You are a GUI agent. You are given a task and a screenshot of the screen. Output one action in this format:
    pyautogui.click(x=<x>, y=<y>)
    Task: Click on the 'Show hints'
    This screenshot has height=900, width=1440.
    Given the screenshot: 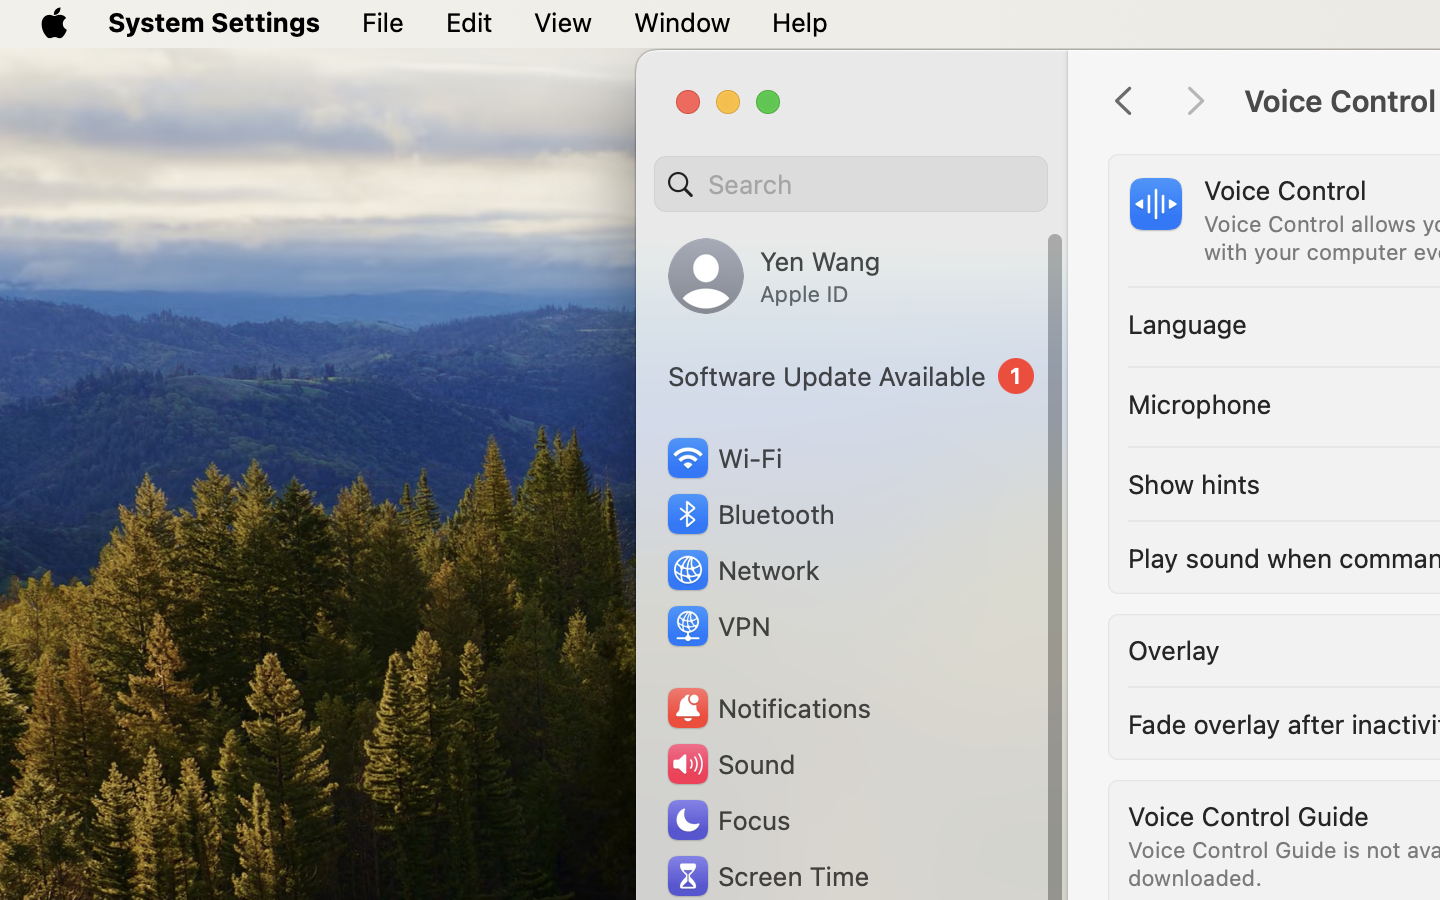 What is the action you would take?
    pyautogui.click(x=1194, y=483)
    